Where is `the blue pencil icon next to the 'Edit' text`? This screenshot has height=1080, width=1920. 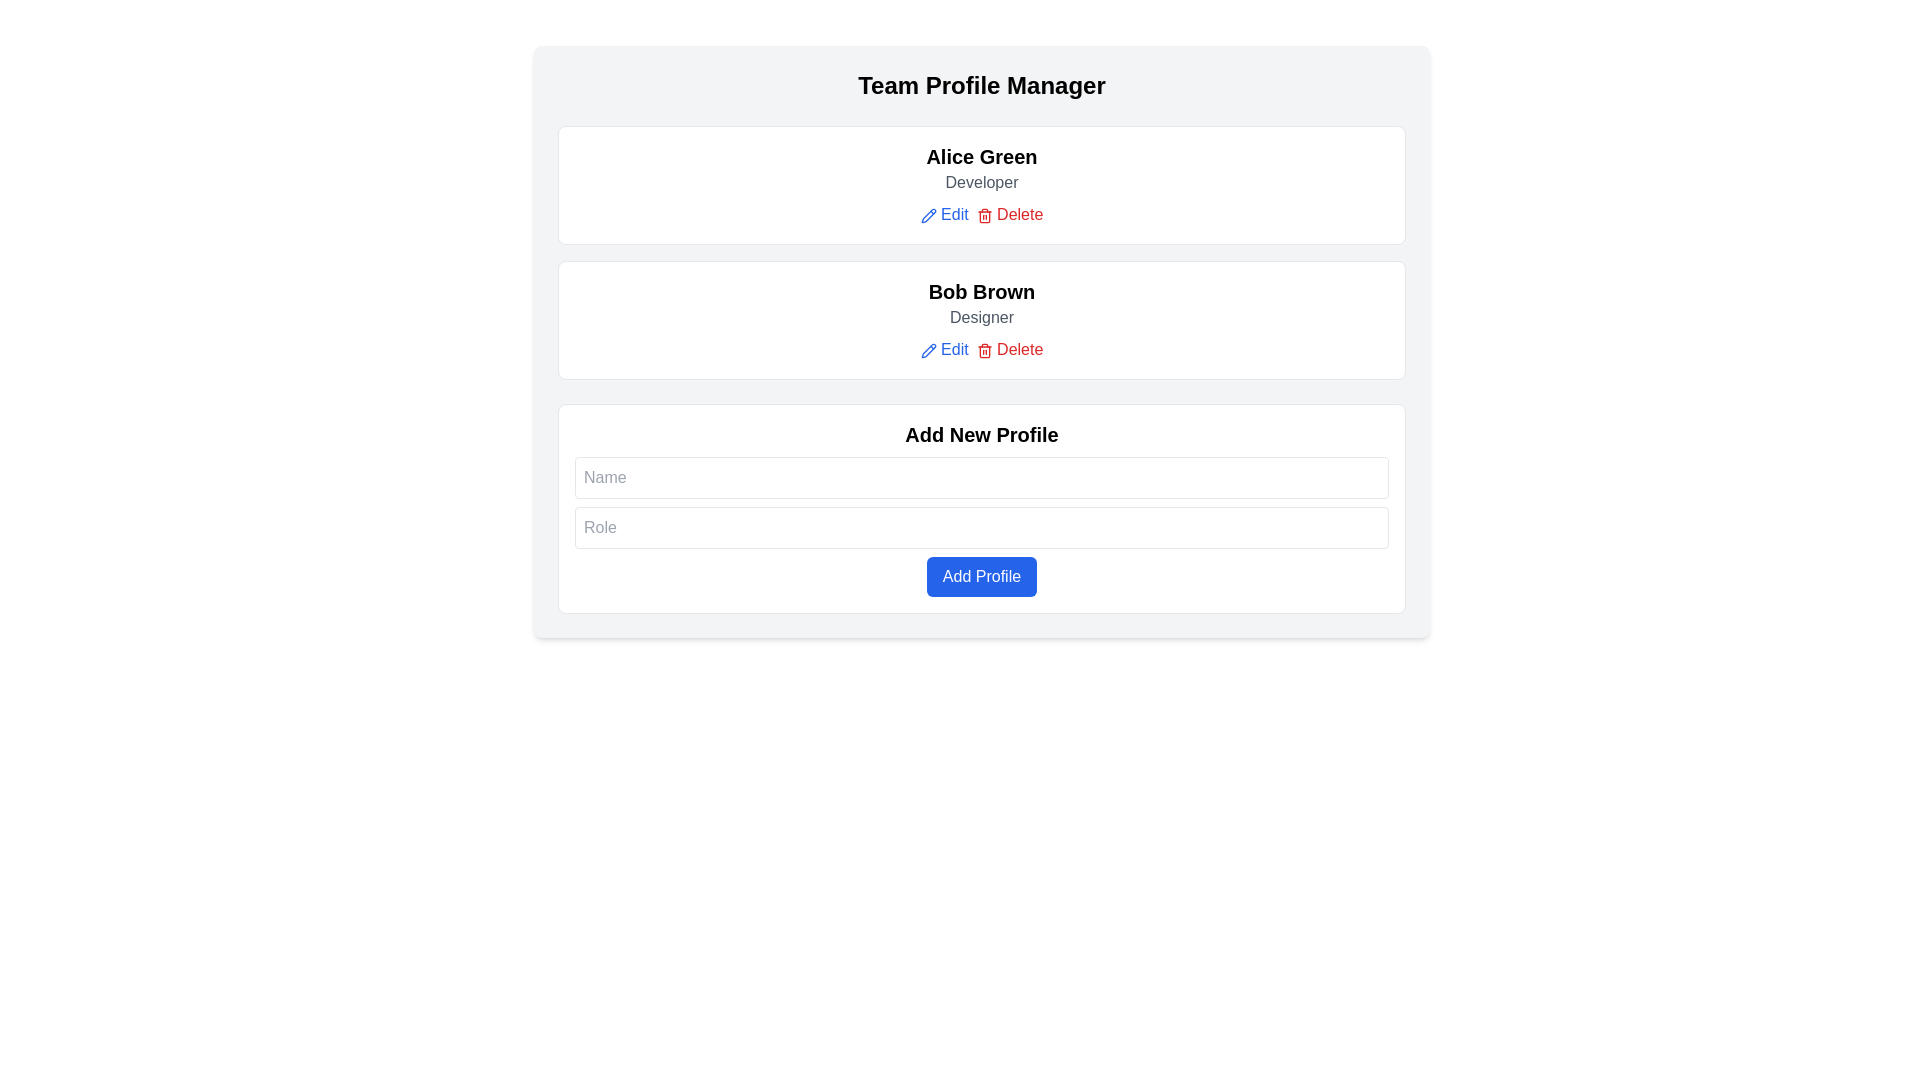
the blue pencil icon next to the 'Edit' text is located at coordinates (927, 215).